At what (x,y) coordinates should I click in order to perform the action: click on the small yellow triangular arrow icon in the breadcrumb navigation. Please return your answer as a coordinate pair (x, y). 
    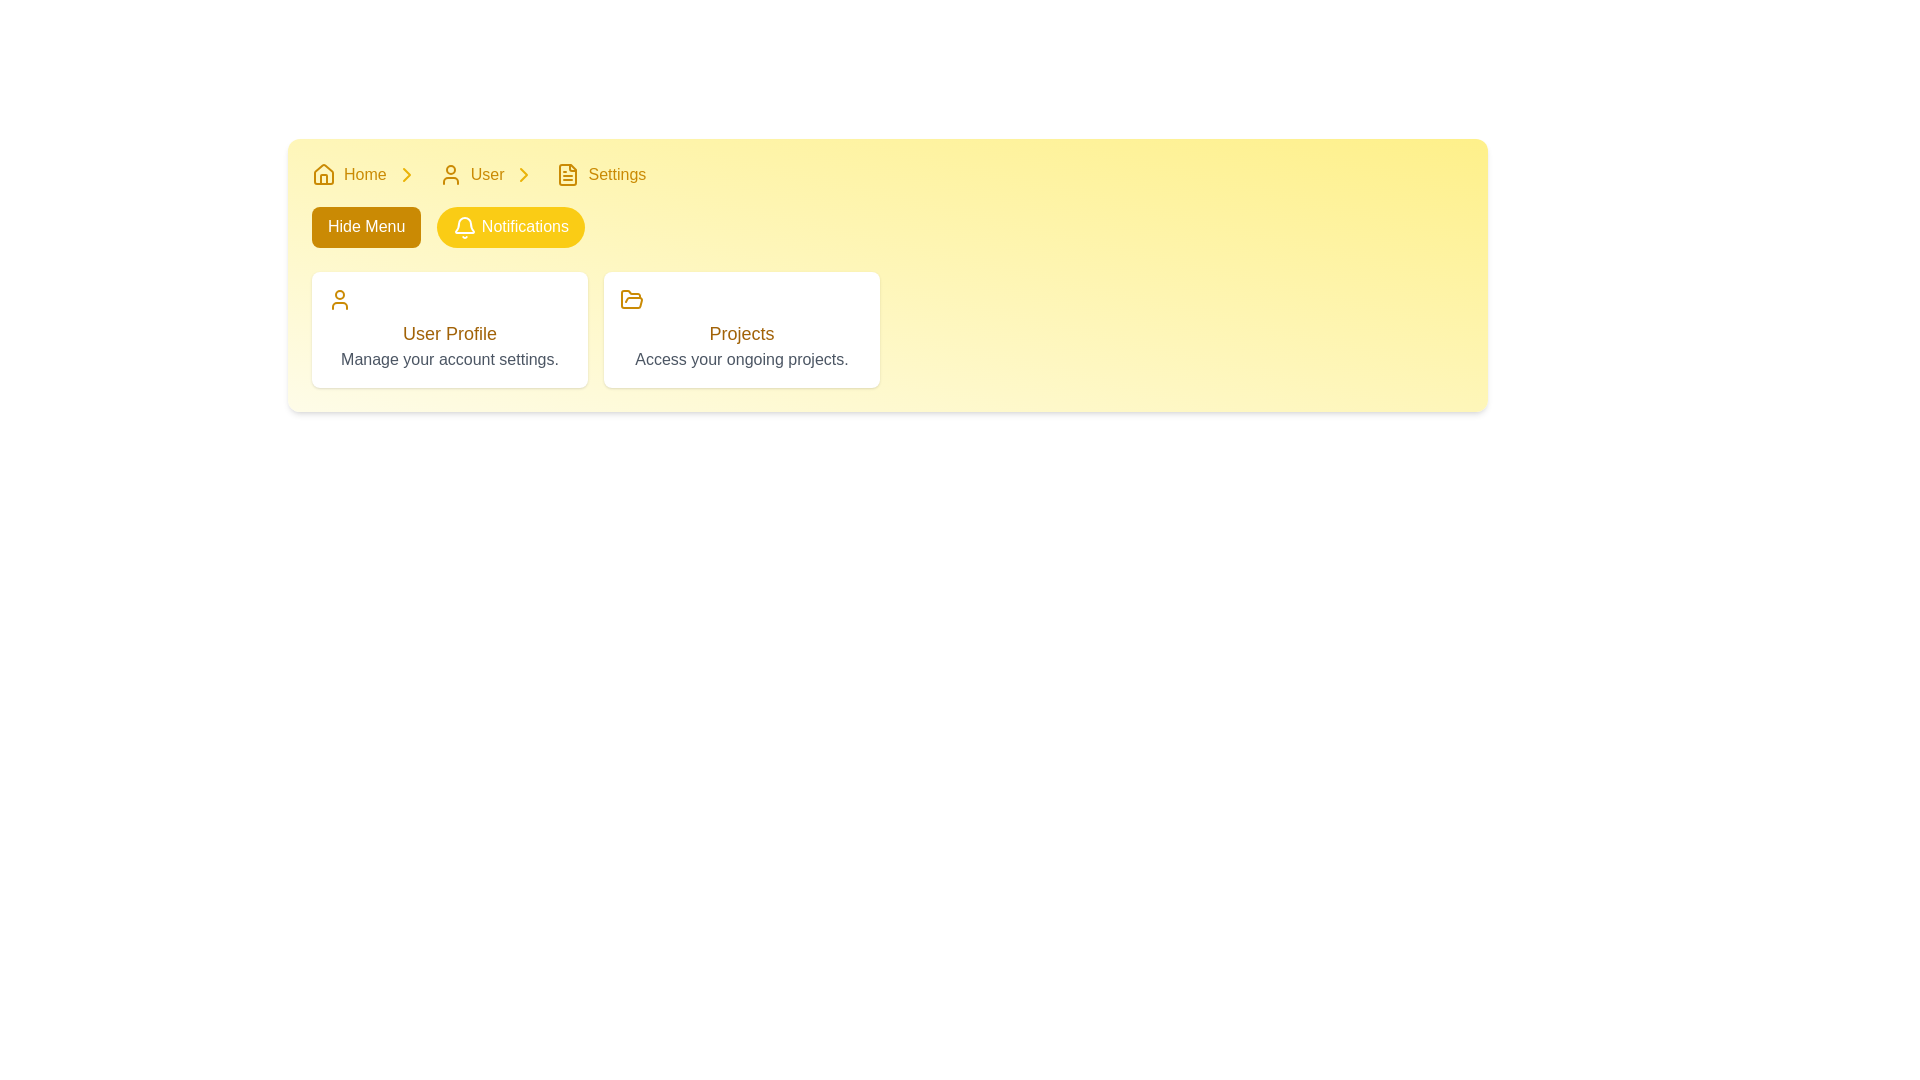
    Looking at the image, I should click on (524, 173).